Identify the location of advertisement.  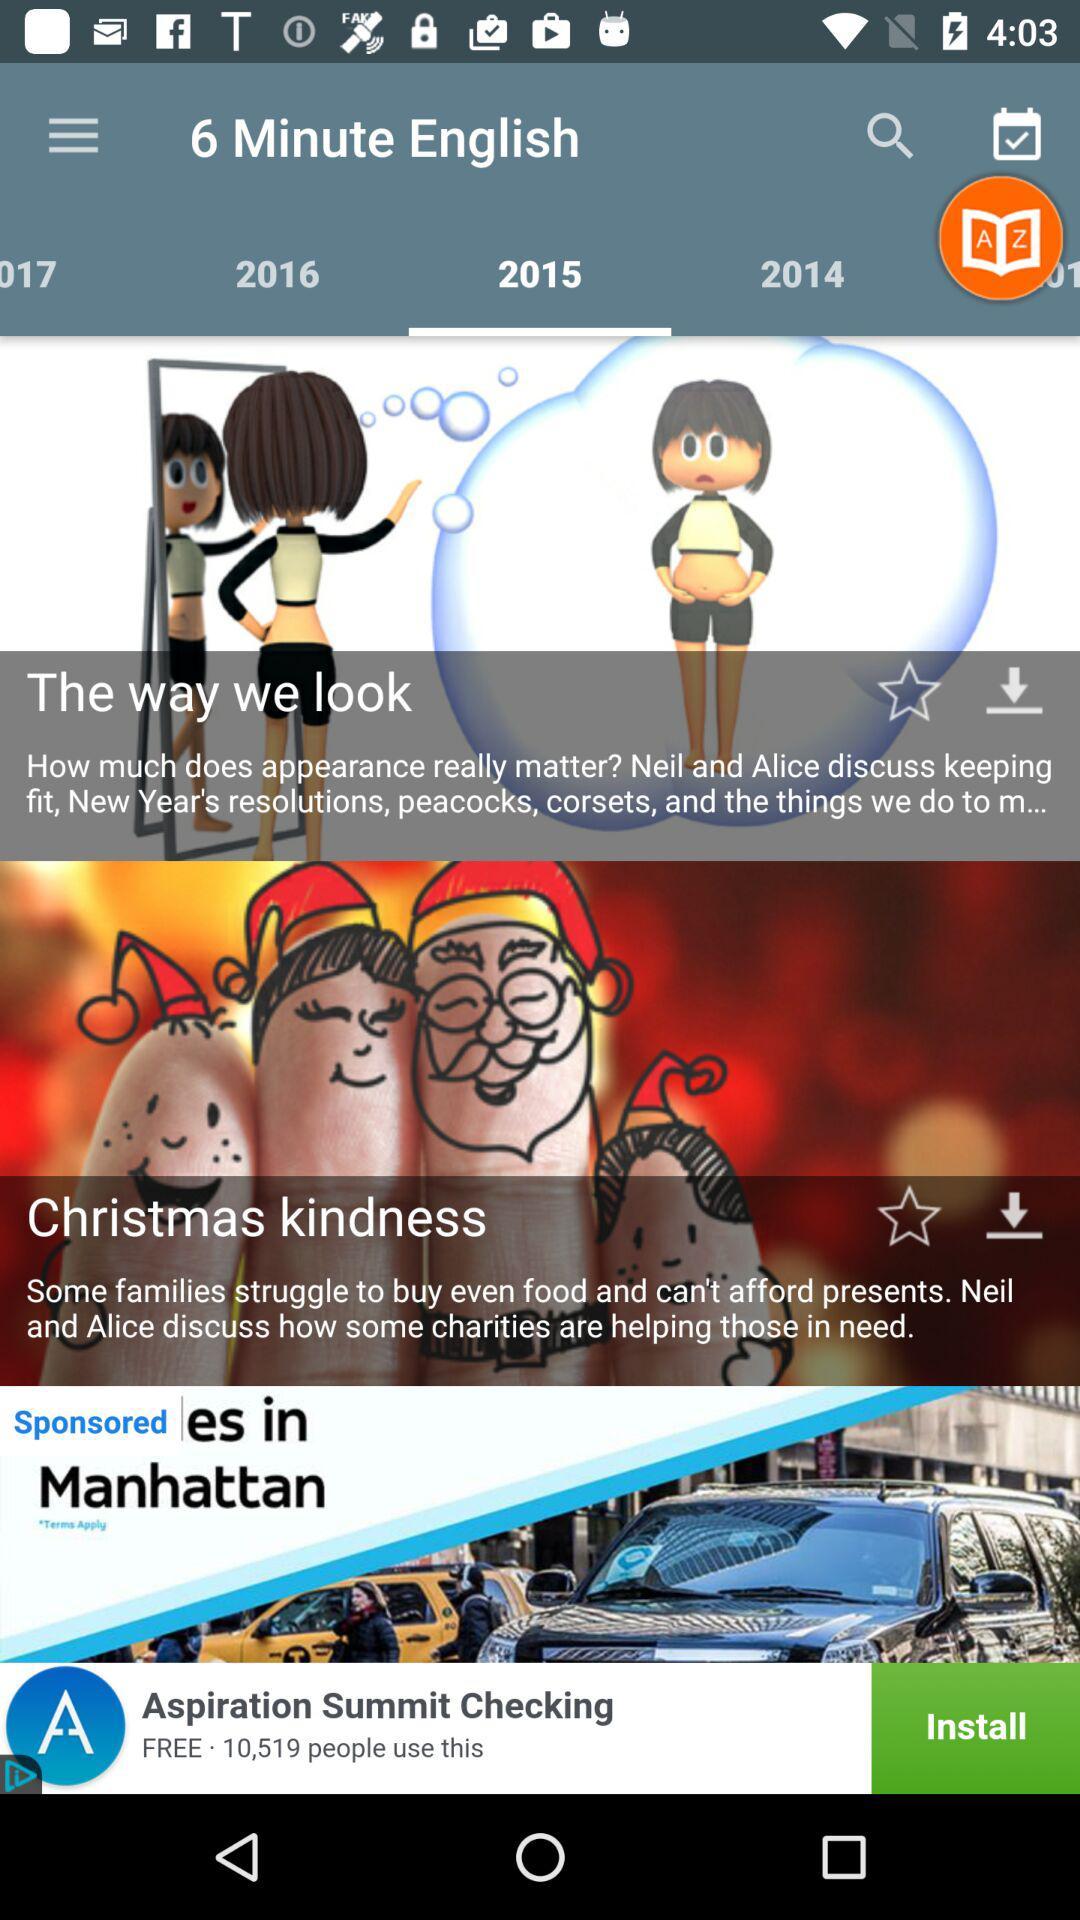
(540, 1523).